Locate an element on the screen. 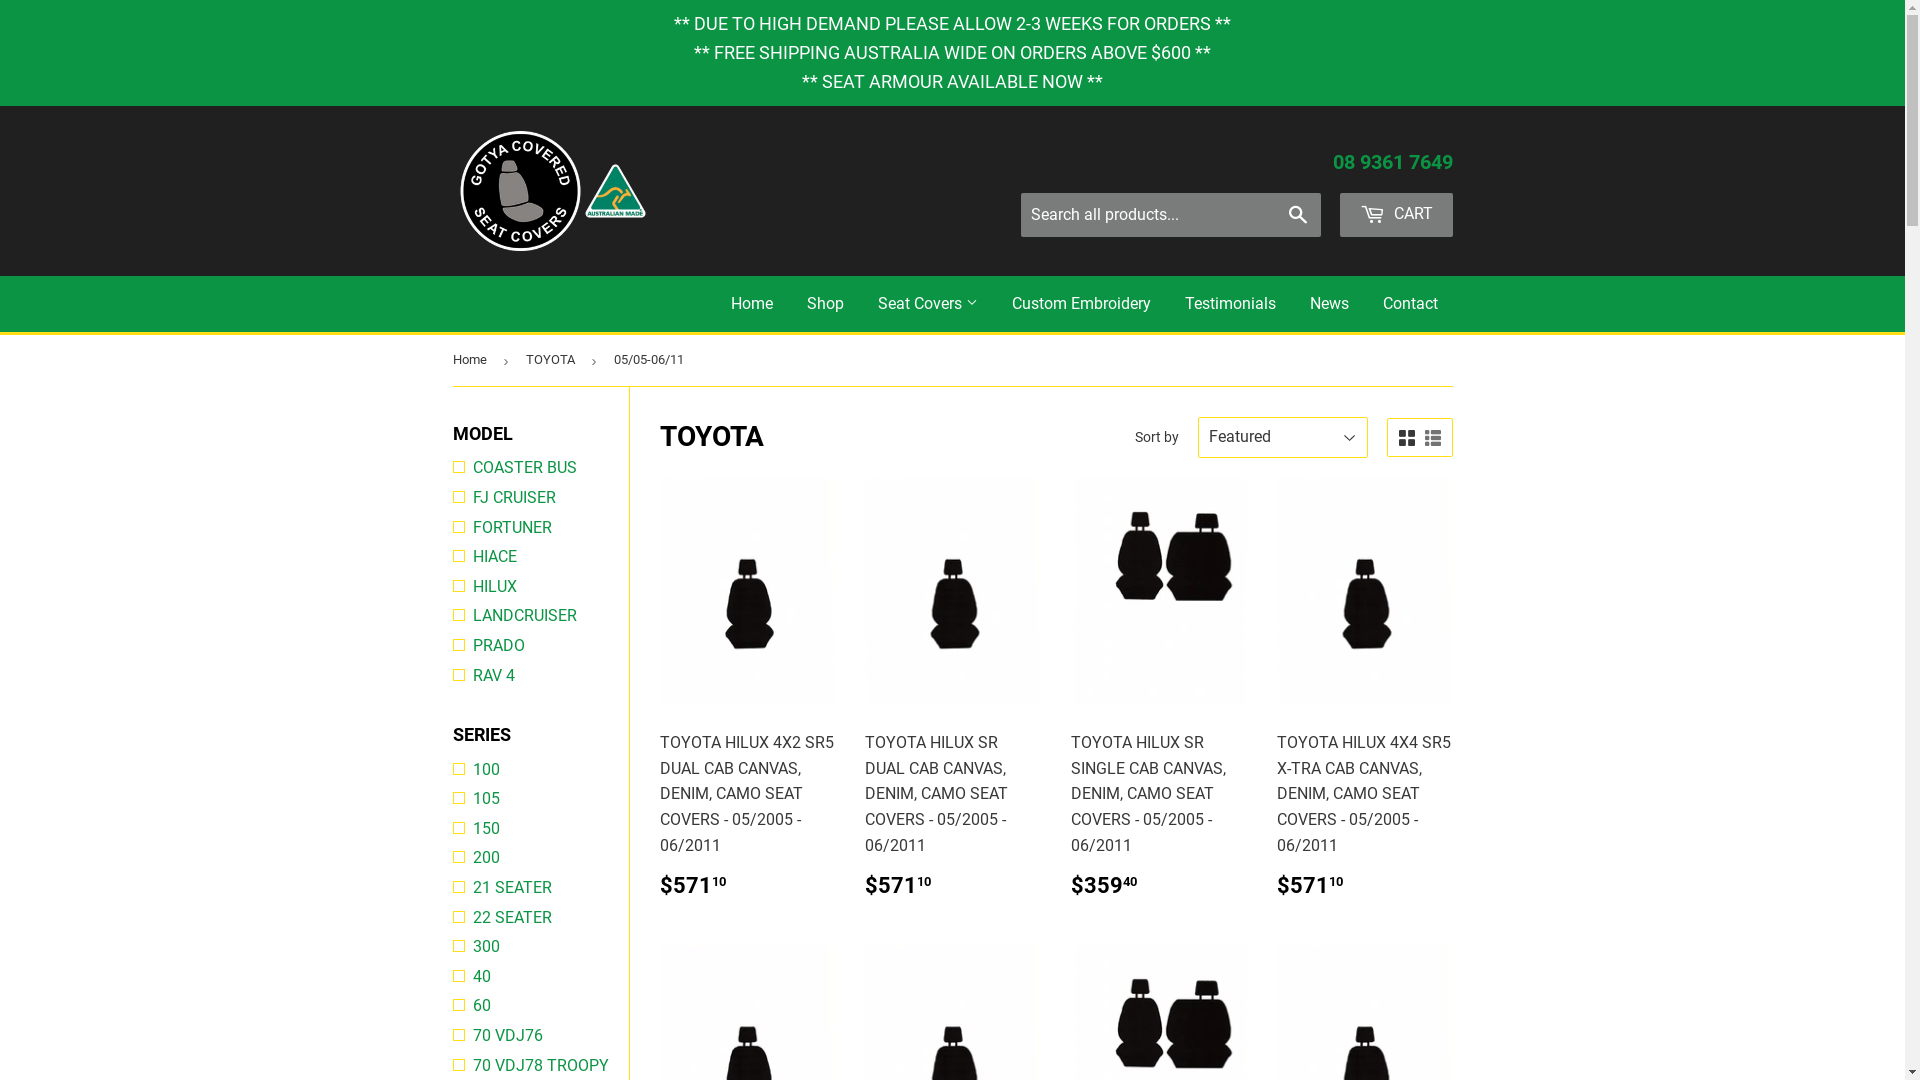  '60' is located at coordinates (450, 1006).